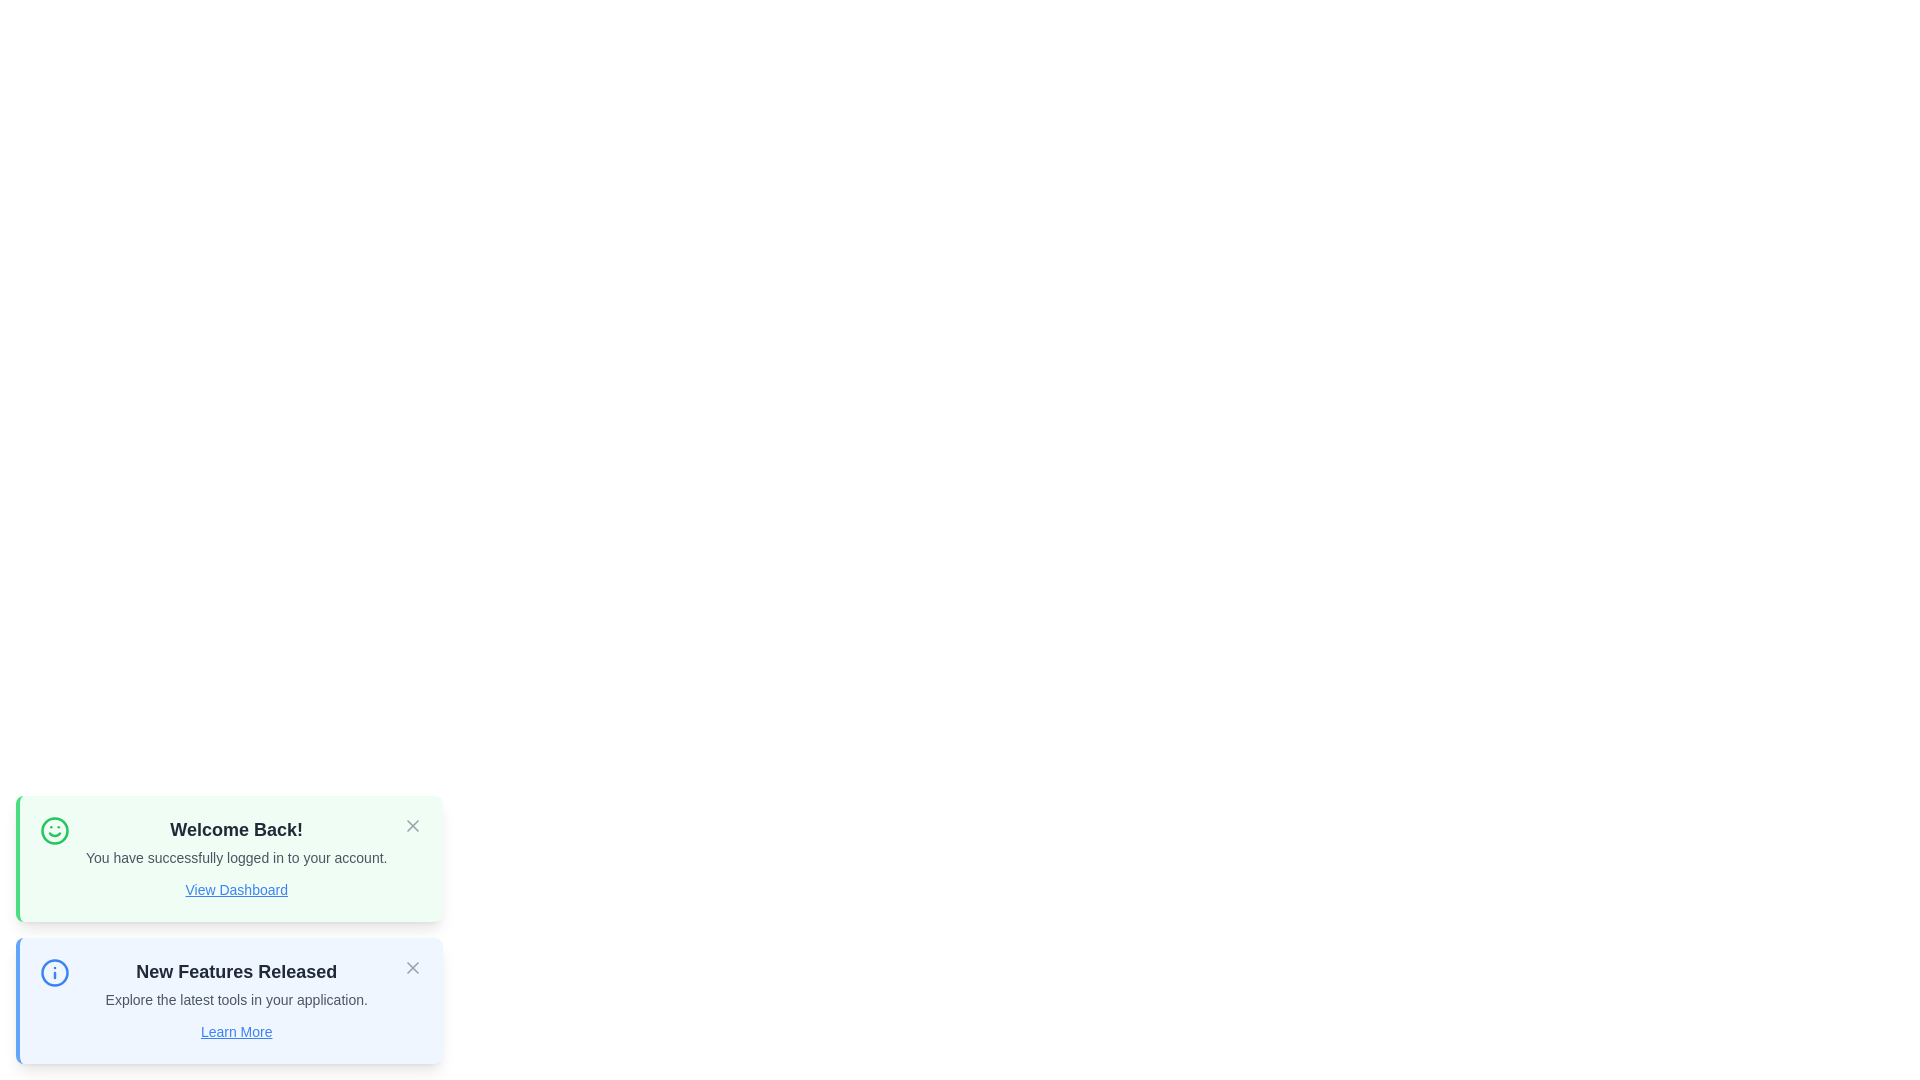 The image size is (1920, 1080). What do you see at coordinates (54, 830) in the screenshot?
I see `the notification icon to identify its type based on the color and icon displayed` at bounding box center [54, 830].